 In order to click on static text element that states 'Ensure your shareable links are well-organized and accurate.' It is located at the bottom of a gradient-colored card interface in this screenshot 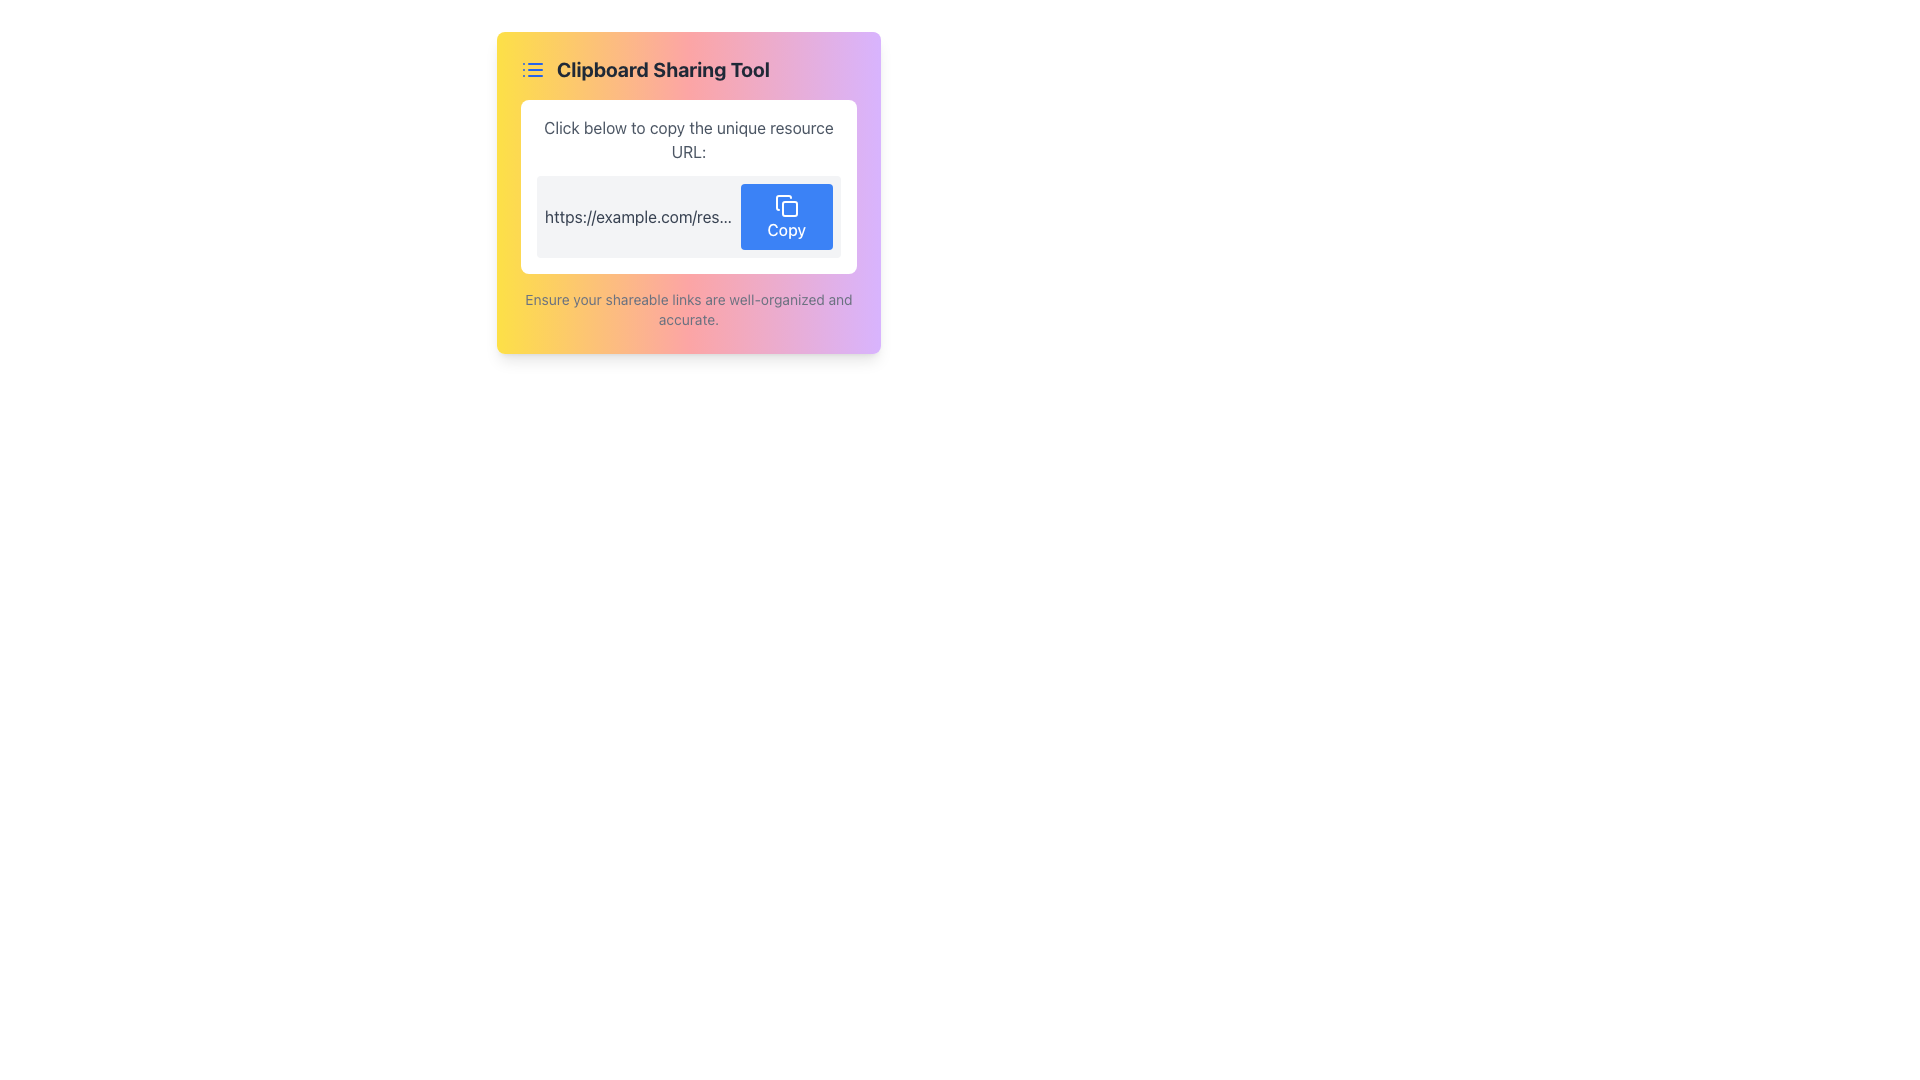, I will do `click(689, 308)`.